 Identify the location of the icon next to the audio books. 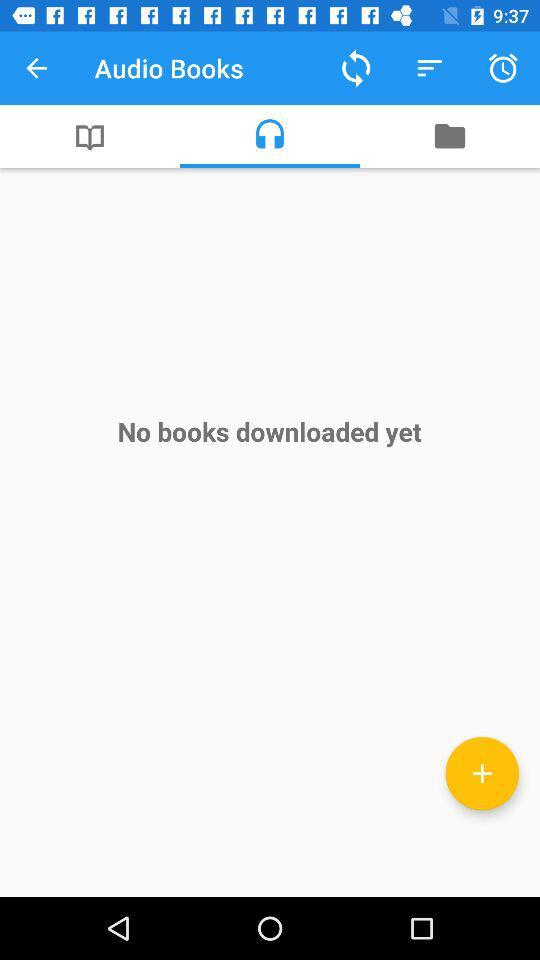
(355, 68).